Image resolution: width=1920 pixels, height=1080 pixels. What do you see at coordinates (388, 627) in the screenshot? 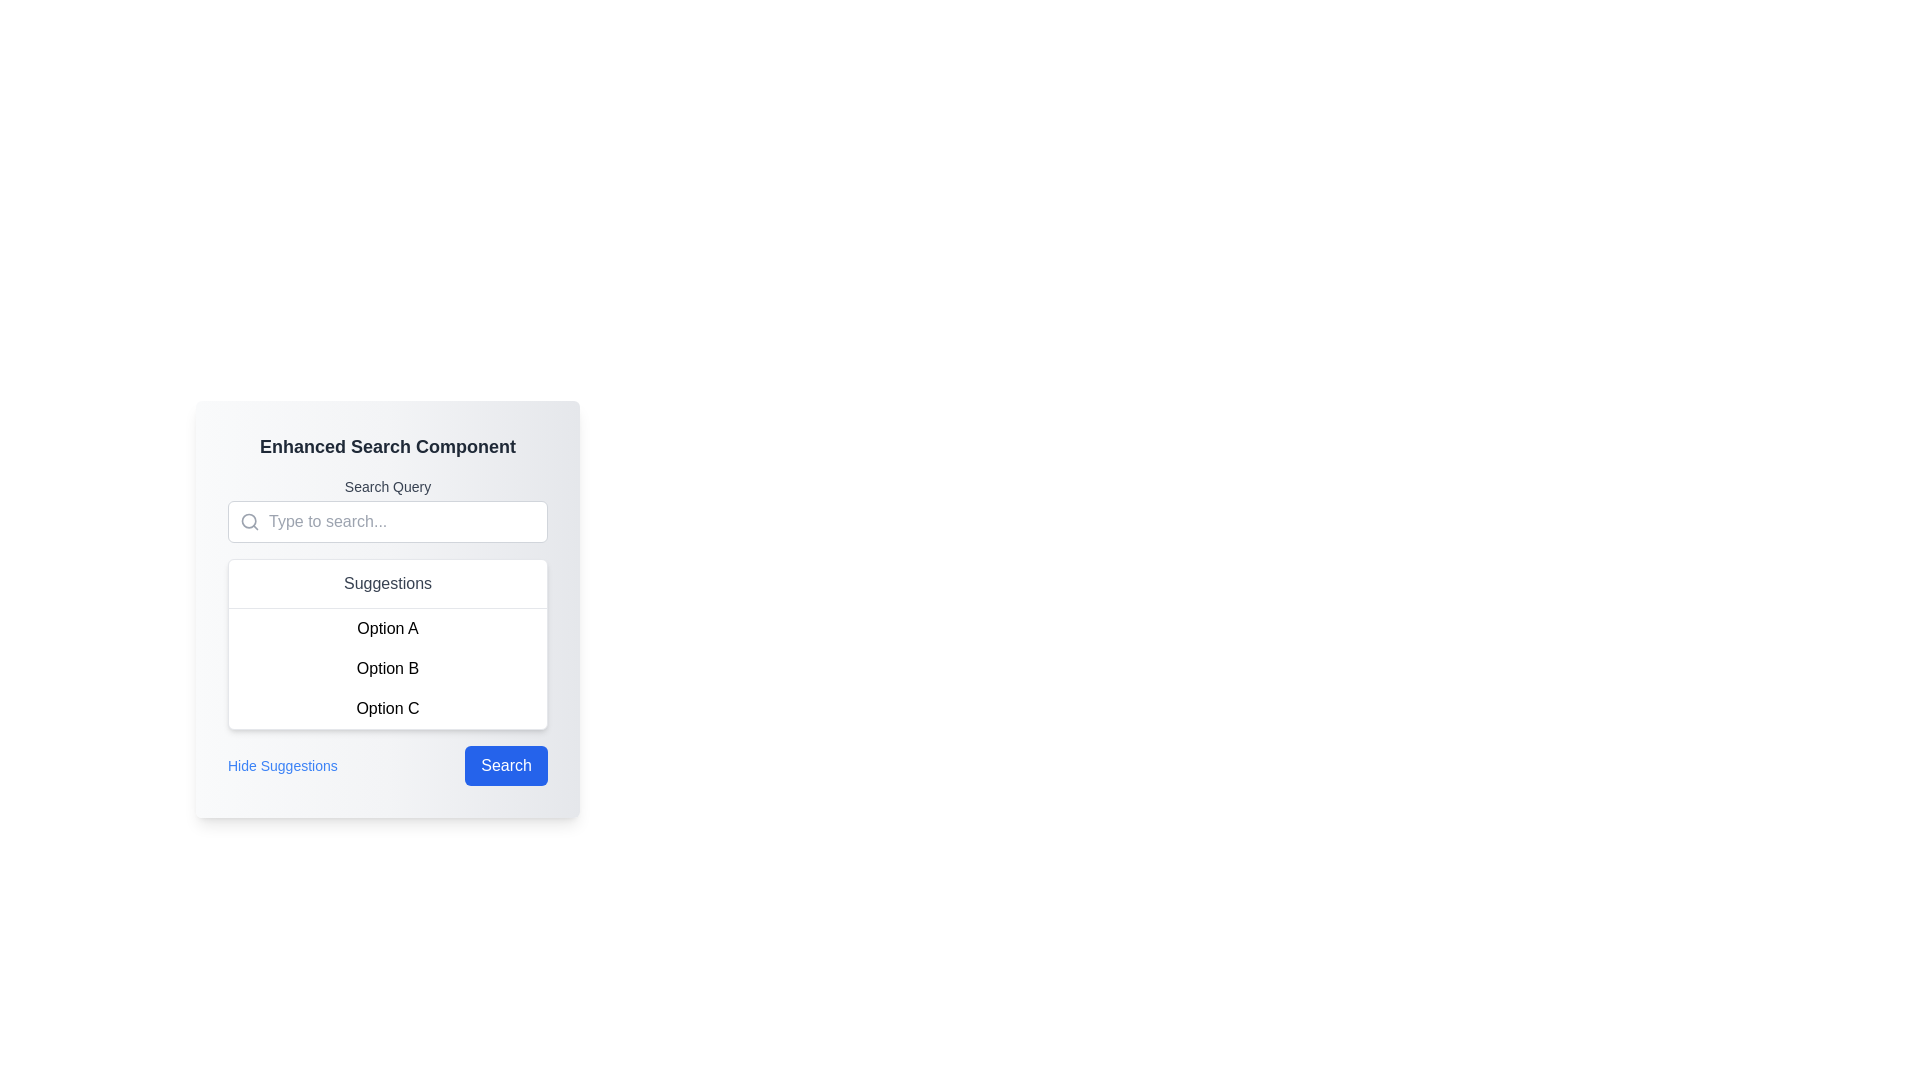
I see `the text label displaying 'Option A'` at bounding box center [388, 627].